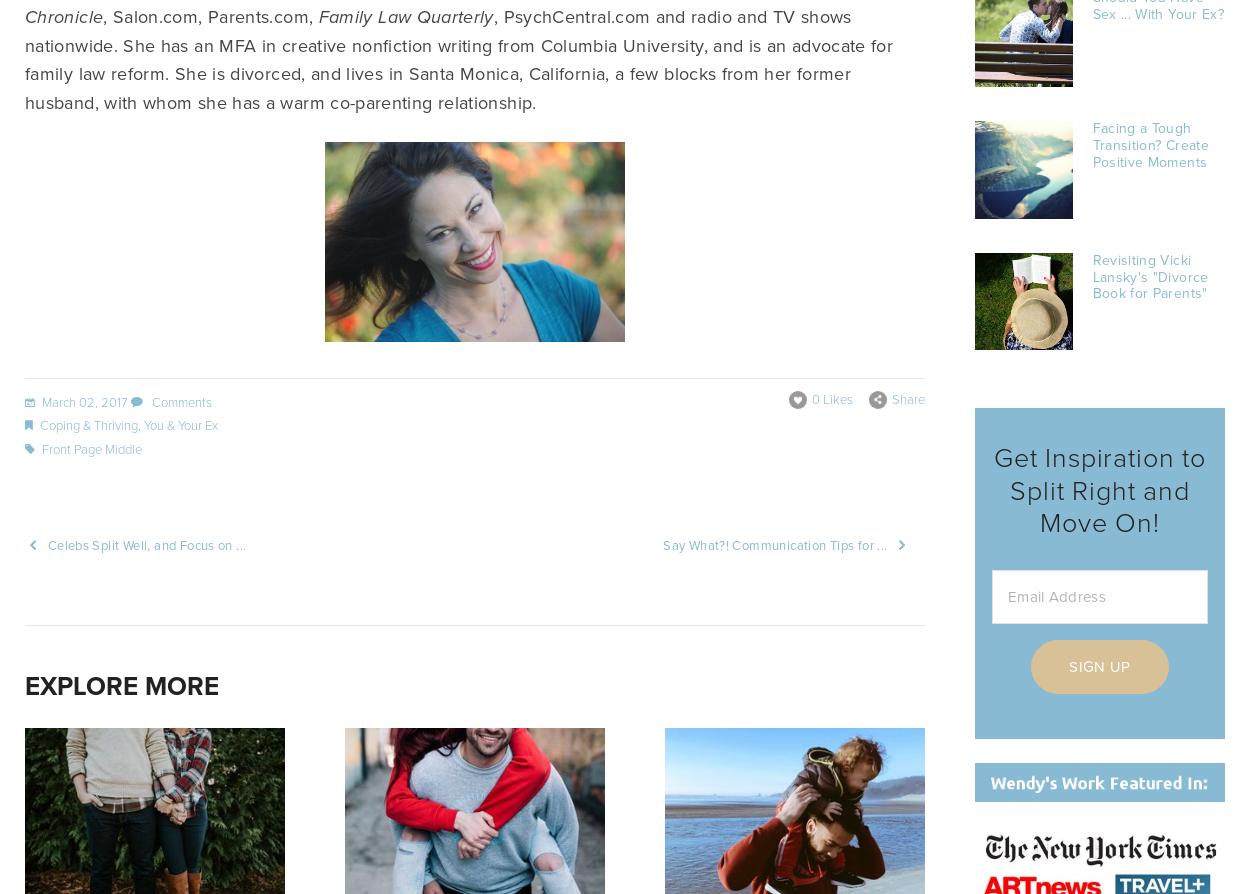 The image size is (1250, 894). Describe the element at coordinates (1150, 145) in the screenshot. I see `'Facing a Tough Transition? Create Positive Moments'` at that location.